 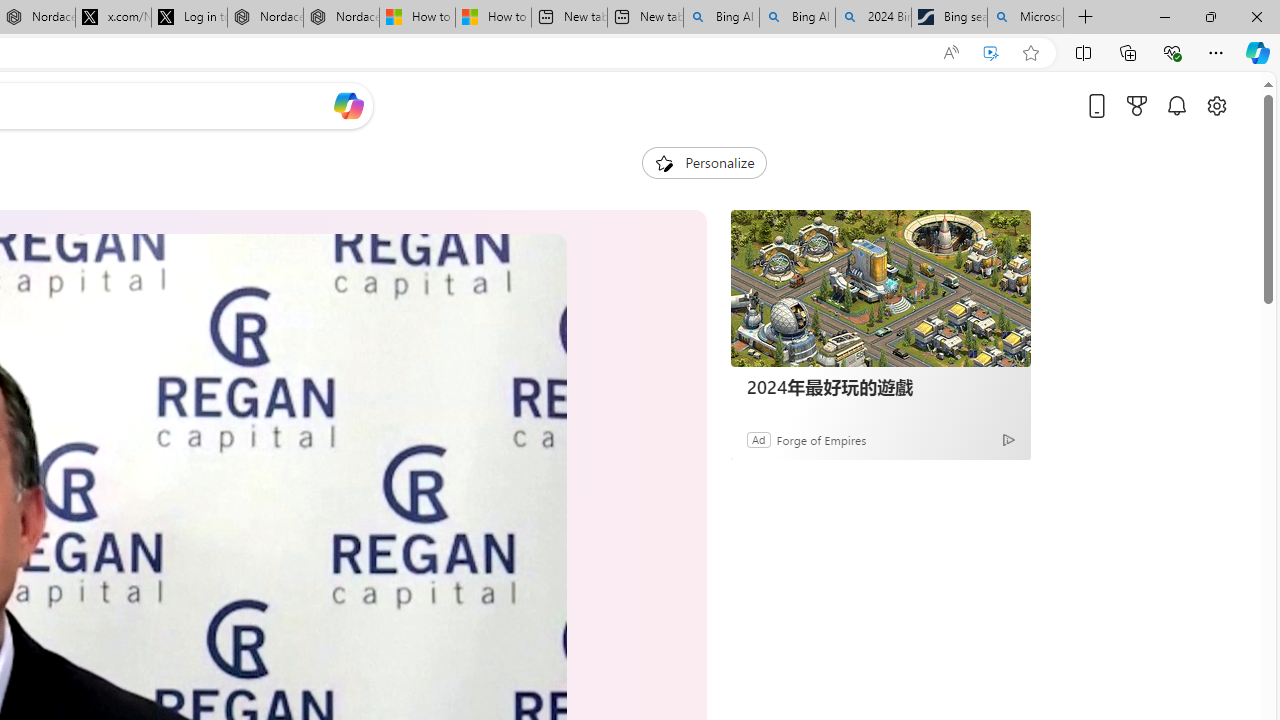 I want to click on 'Bing search market share worldwide 2024 | Statista', so click(x=948, y=17).